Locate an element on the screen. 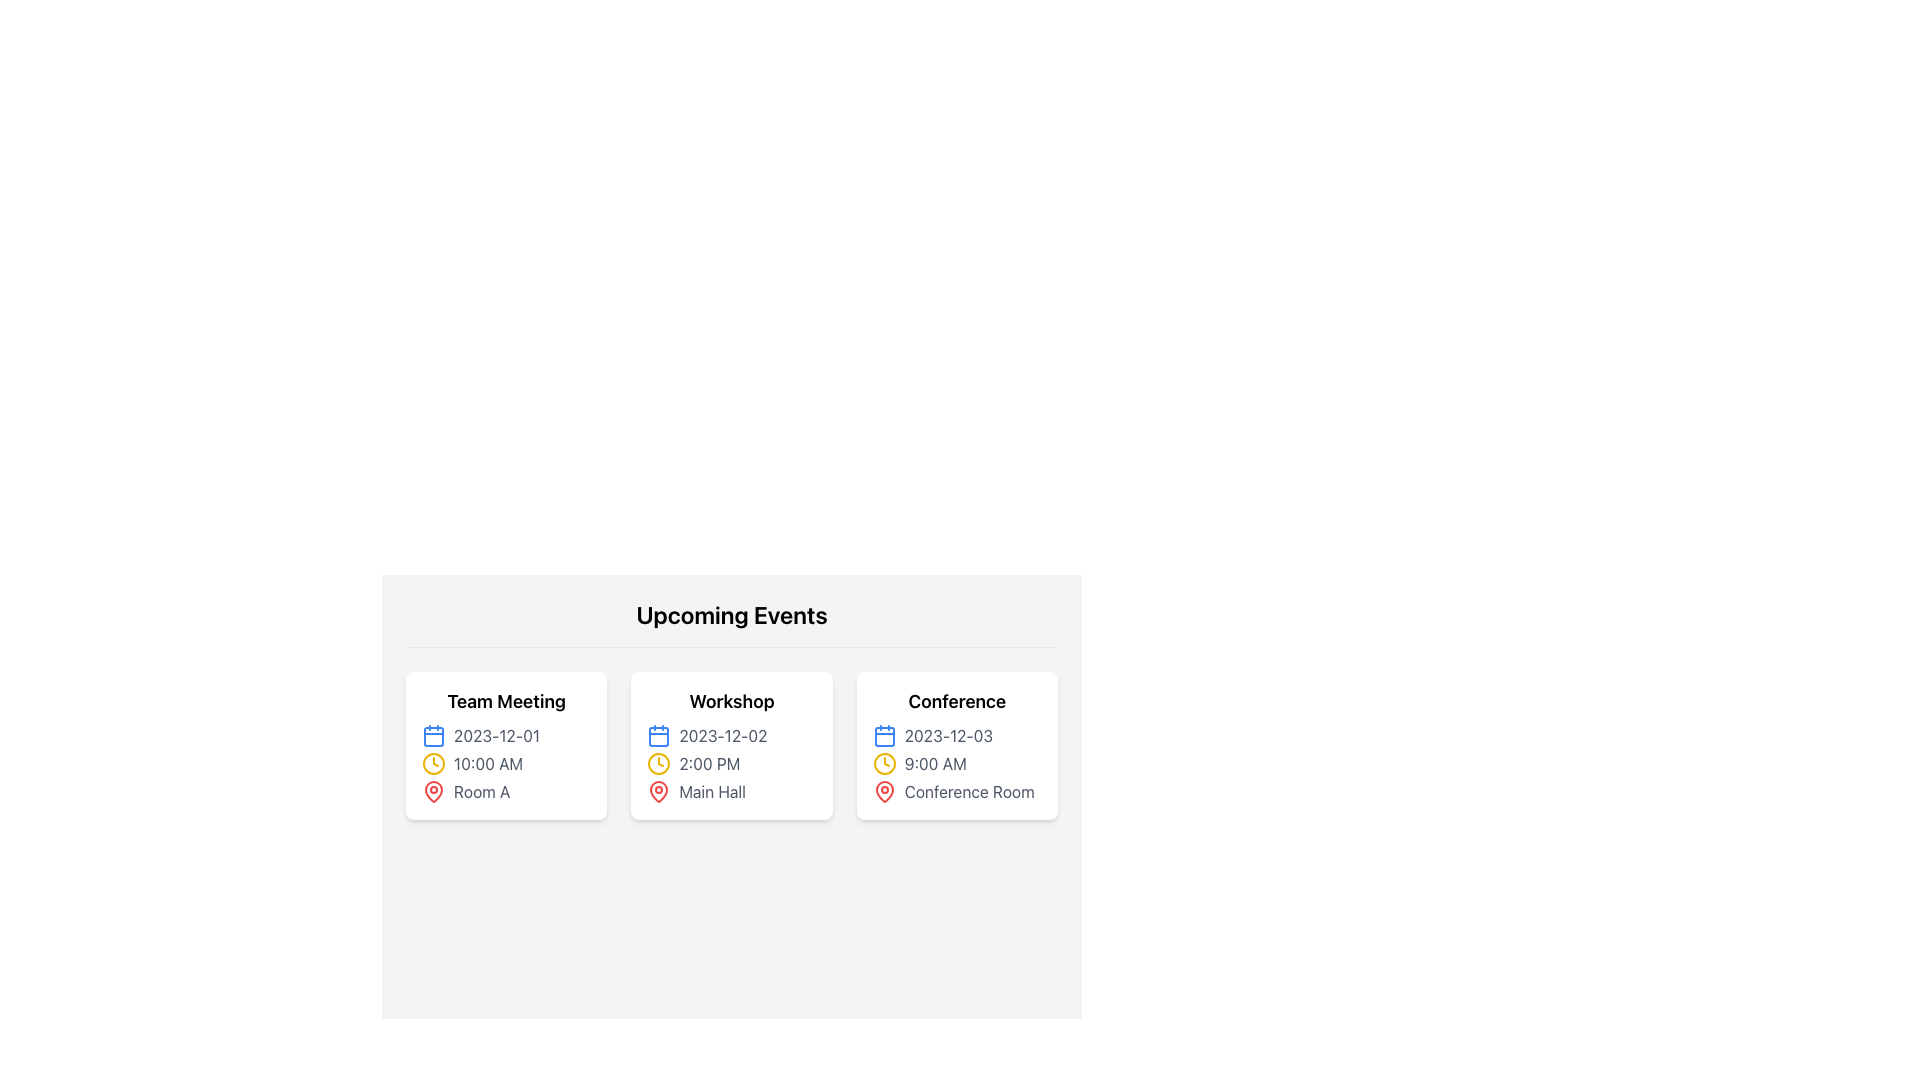  the map pin icon representing the location of the 'Team Meeting' scheduled on 2023-12-01, which is positioned to the left of the text 'Room A' is located at coordinates (432, 790).